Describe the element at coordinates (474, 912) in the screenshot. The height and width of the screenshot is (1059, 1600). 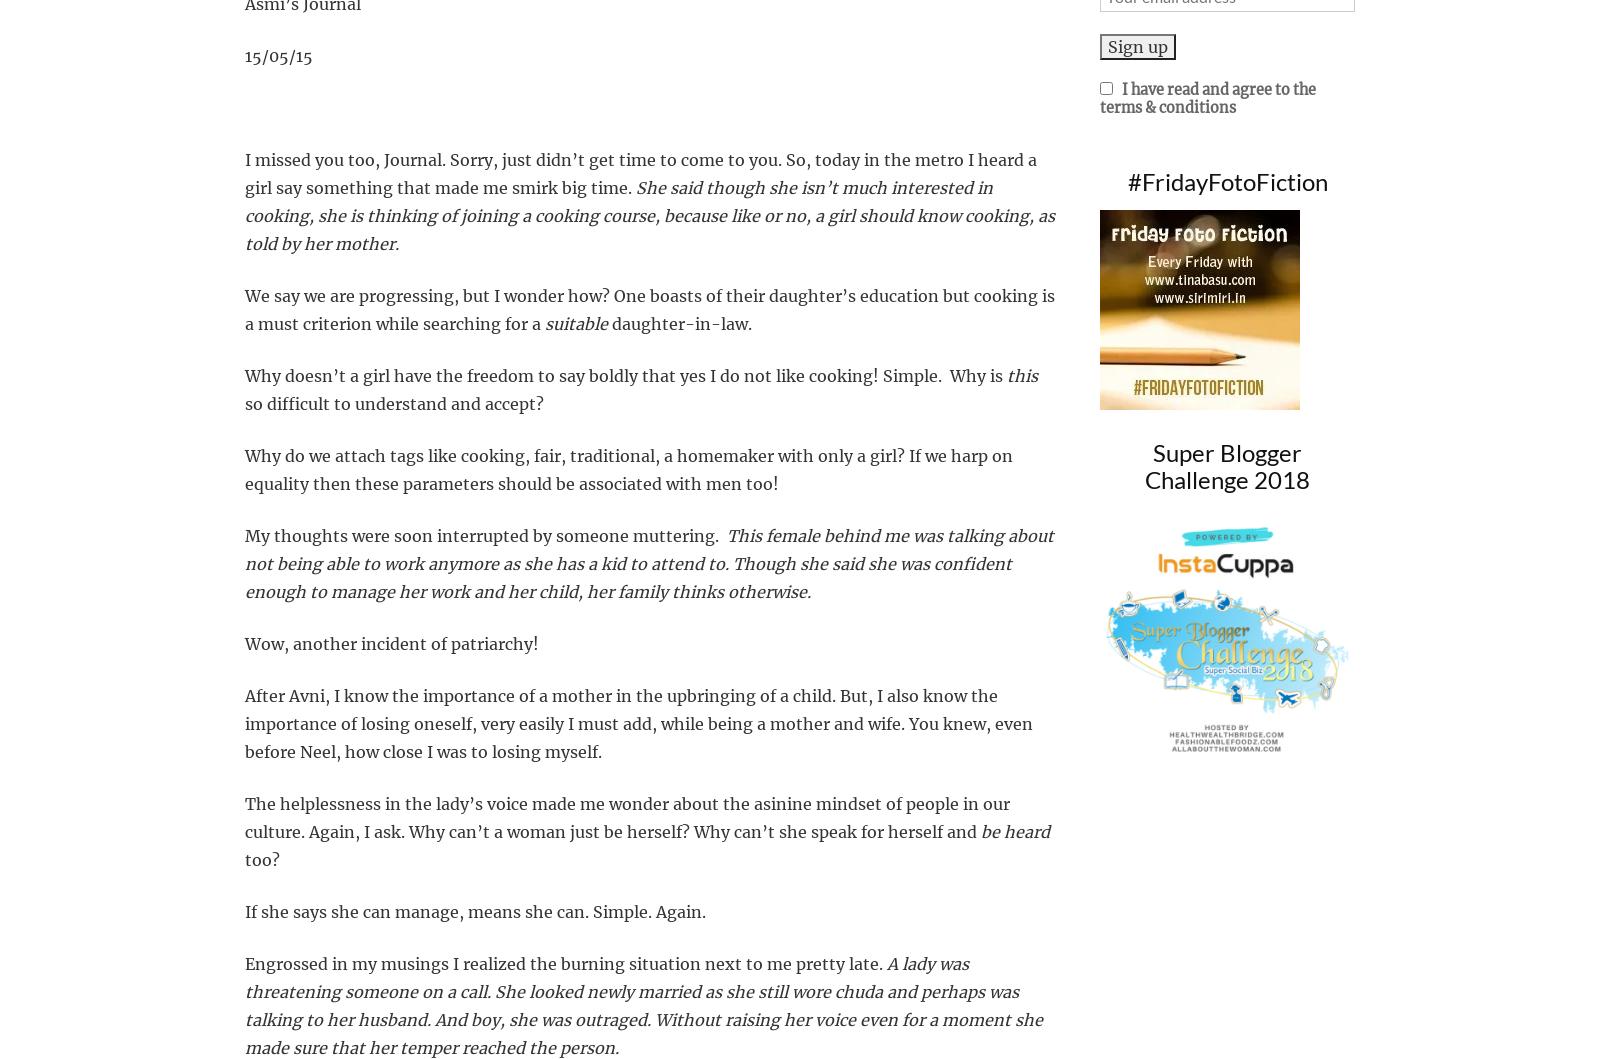
I see `'If she says she can manage, means she can. Simple. Again.'` at that location.